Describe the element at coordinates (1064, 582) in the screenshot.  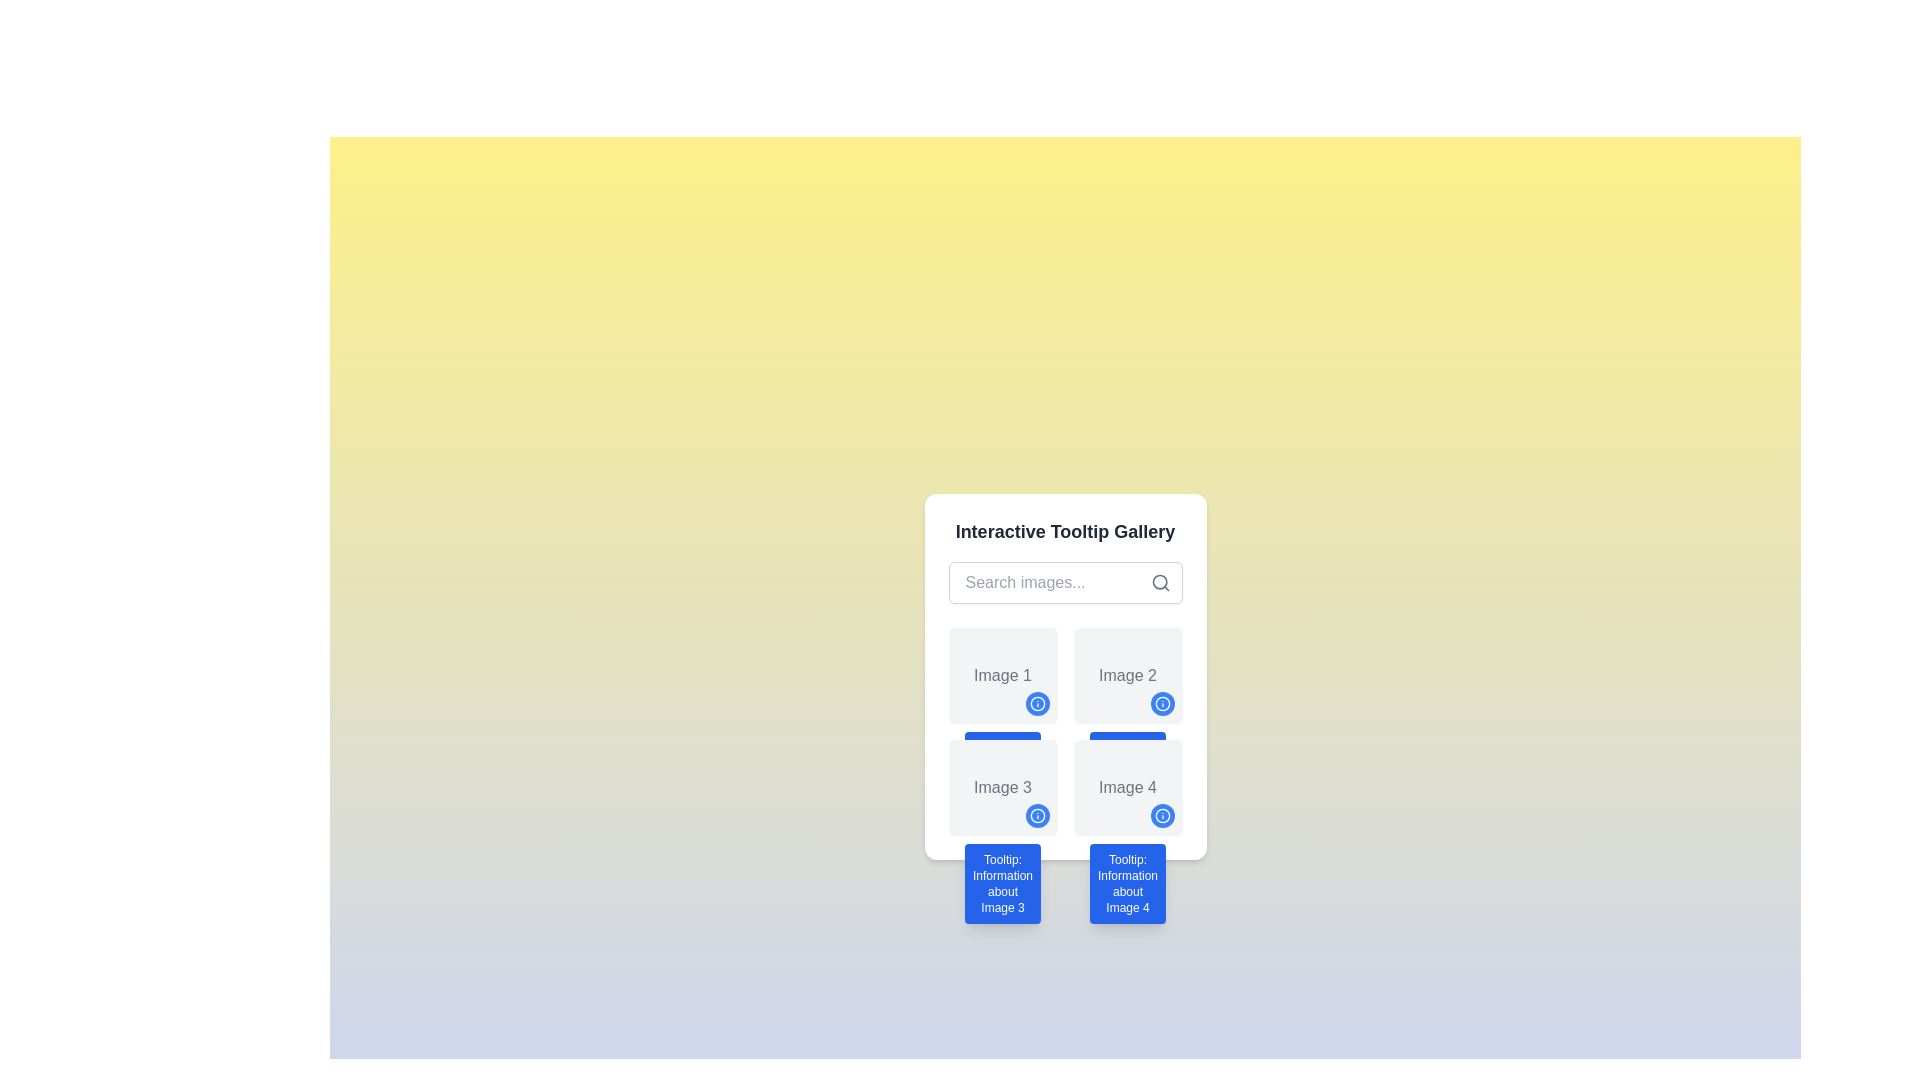
I see `the magnifying glass icon in the Search input box located within the 'Interactive Tooltip Gallery' card` at that location.